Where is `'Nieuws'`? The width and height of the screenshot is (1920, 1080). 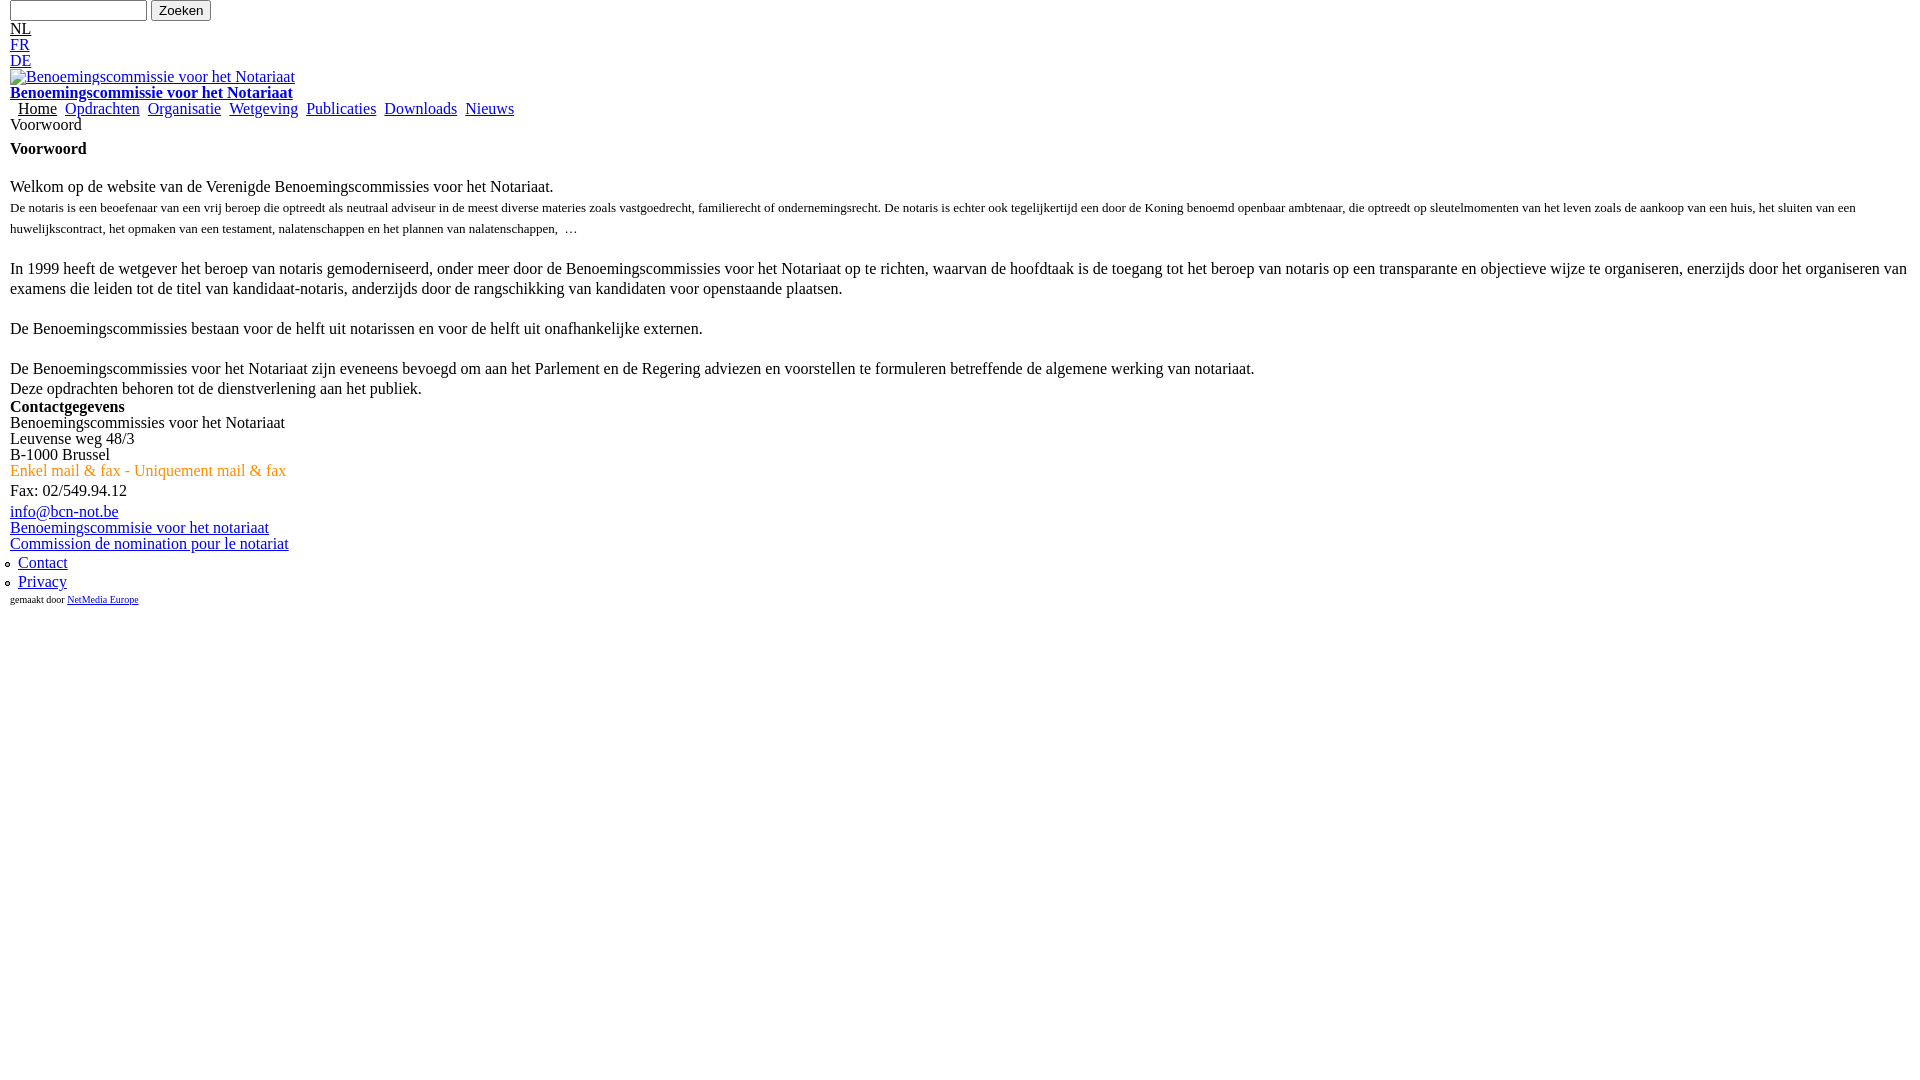
'Nieuws' is located at coordinates (489, 108).